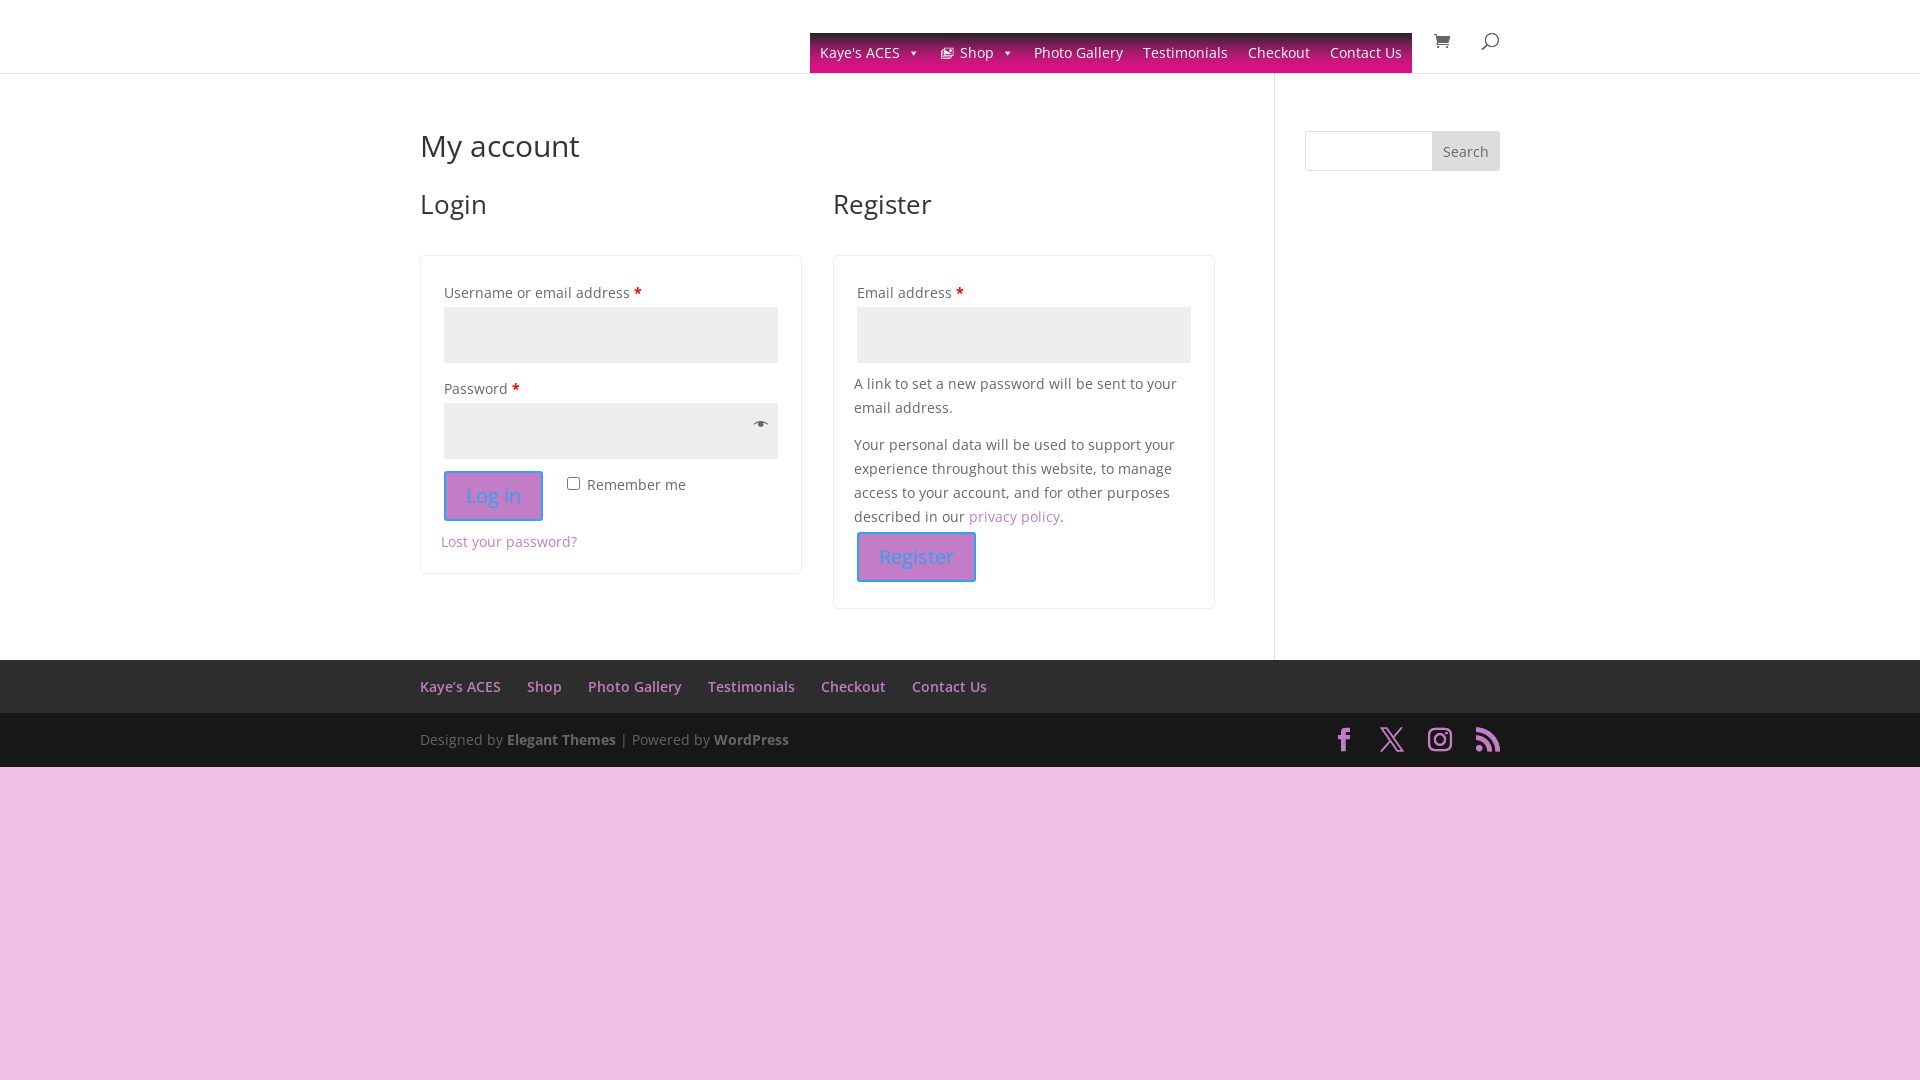 The image size is (1920, 1080). I want to click on 'Lost your password?', so click(508, 541).